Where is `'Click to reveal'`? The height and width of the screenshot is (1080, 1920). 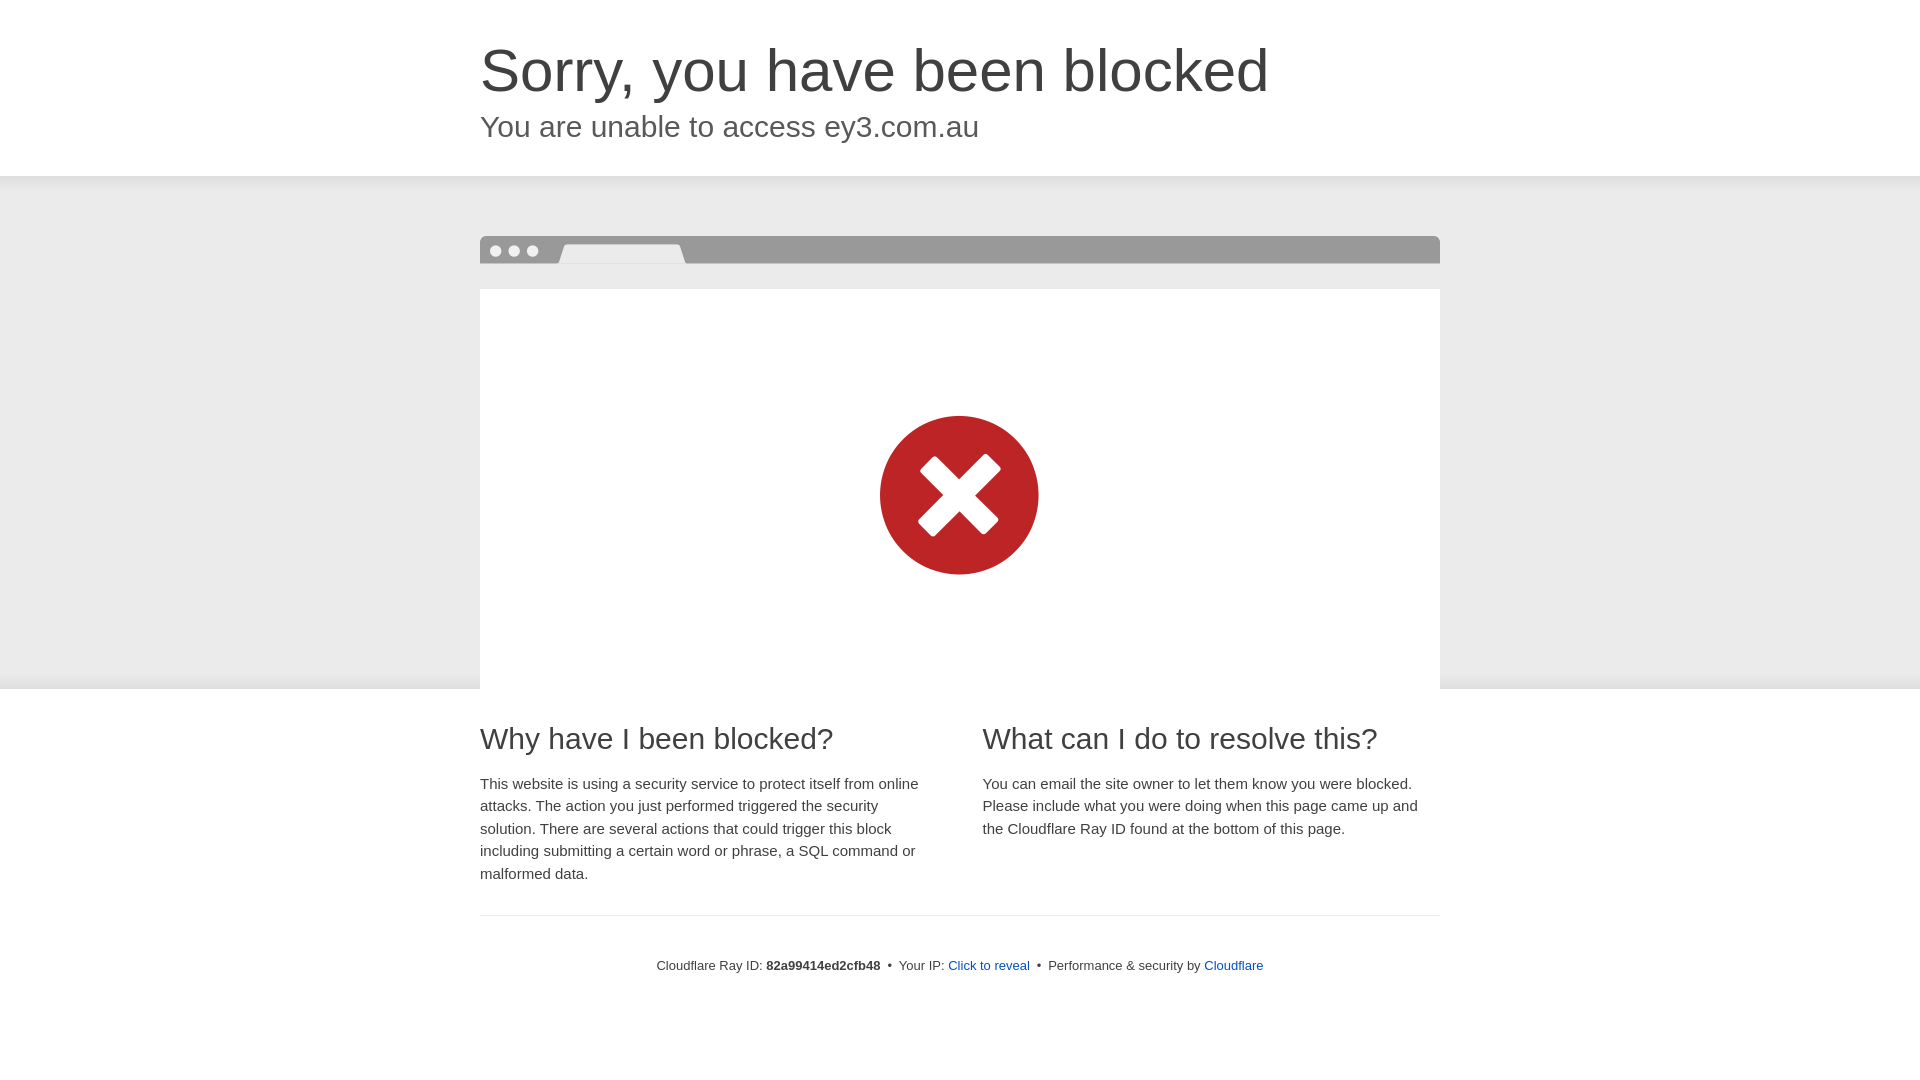 'Click to reveal' is located at coordinates (988, 964).